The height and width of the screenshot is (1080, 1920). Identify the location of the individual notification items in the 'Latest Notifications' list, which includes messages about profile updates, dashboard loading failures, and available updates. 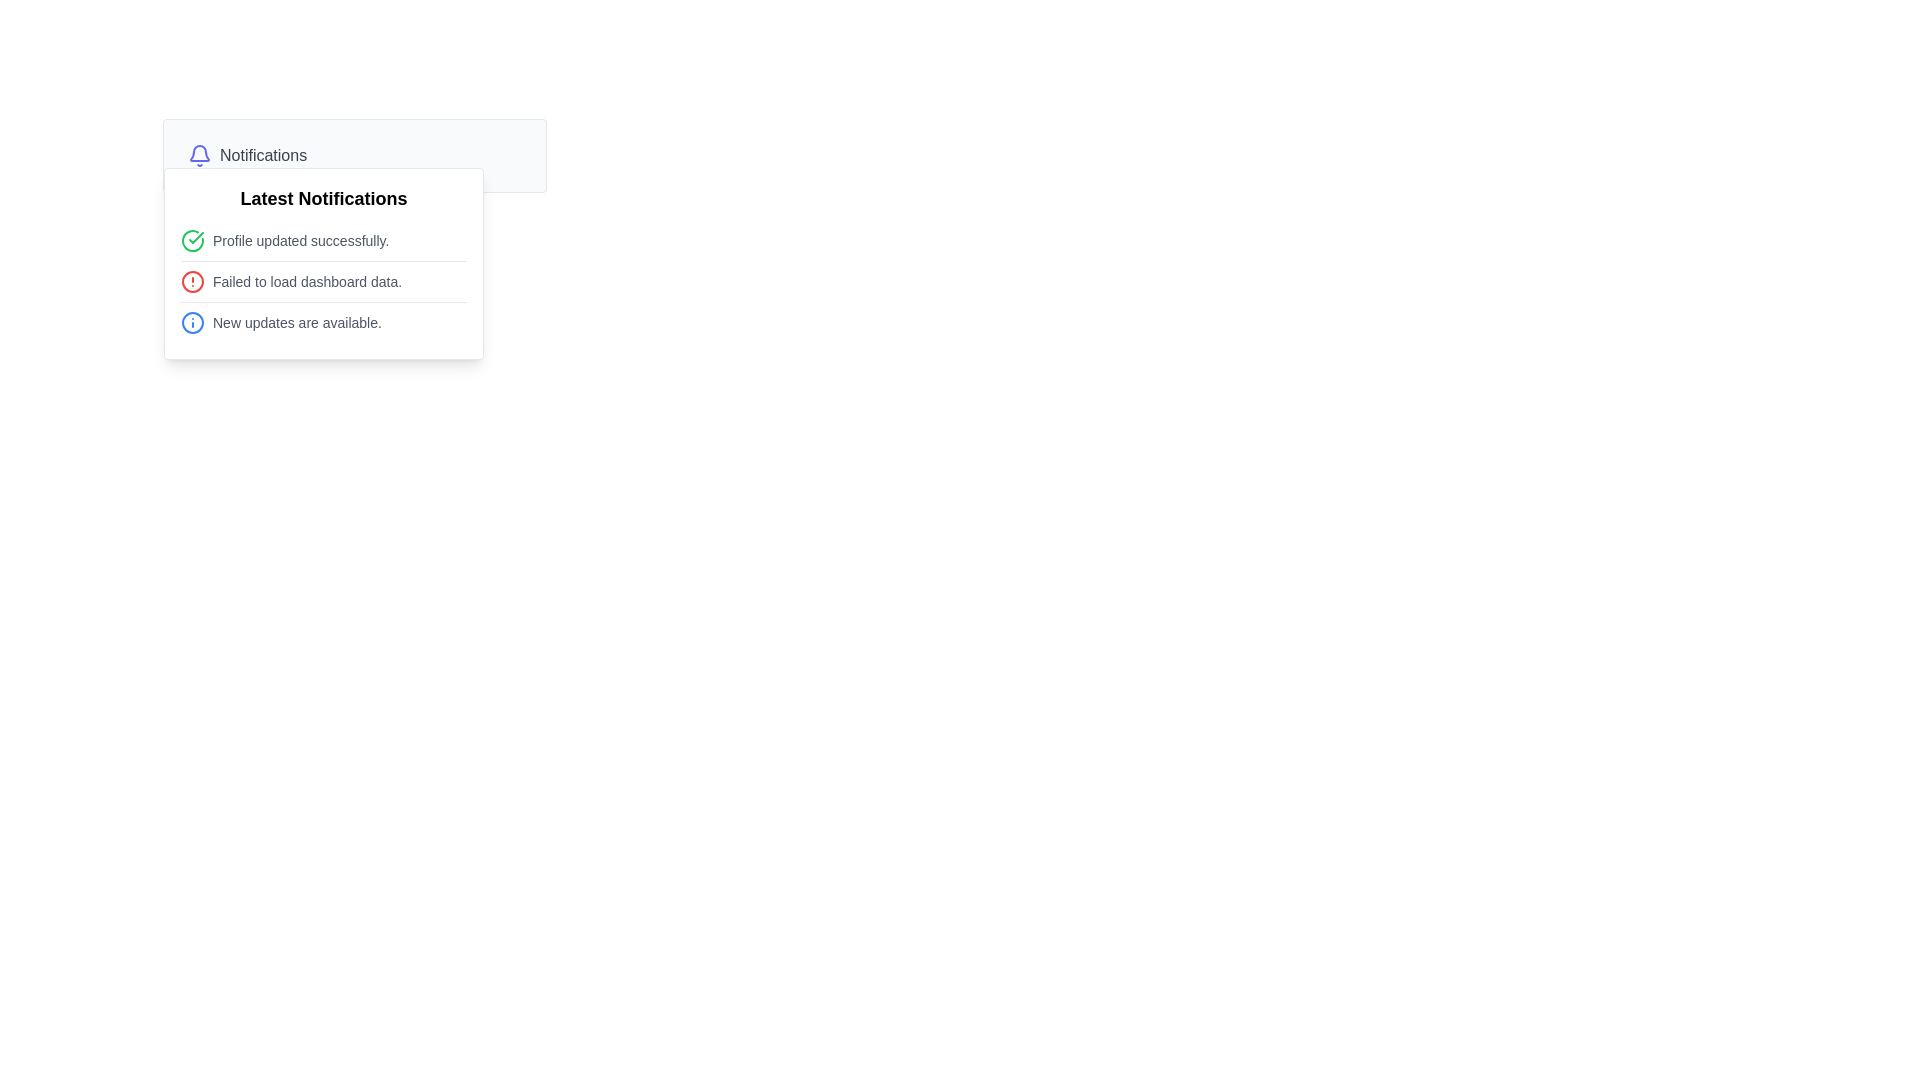
(324, 281).